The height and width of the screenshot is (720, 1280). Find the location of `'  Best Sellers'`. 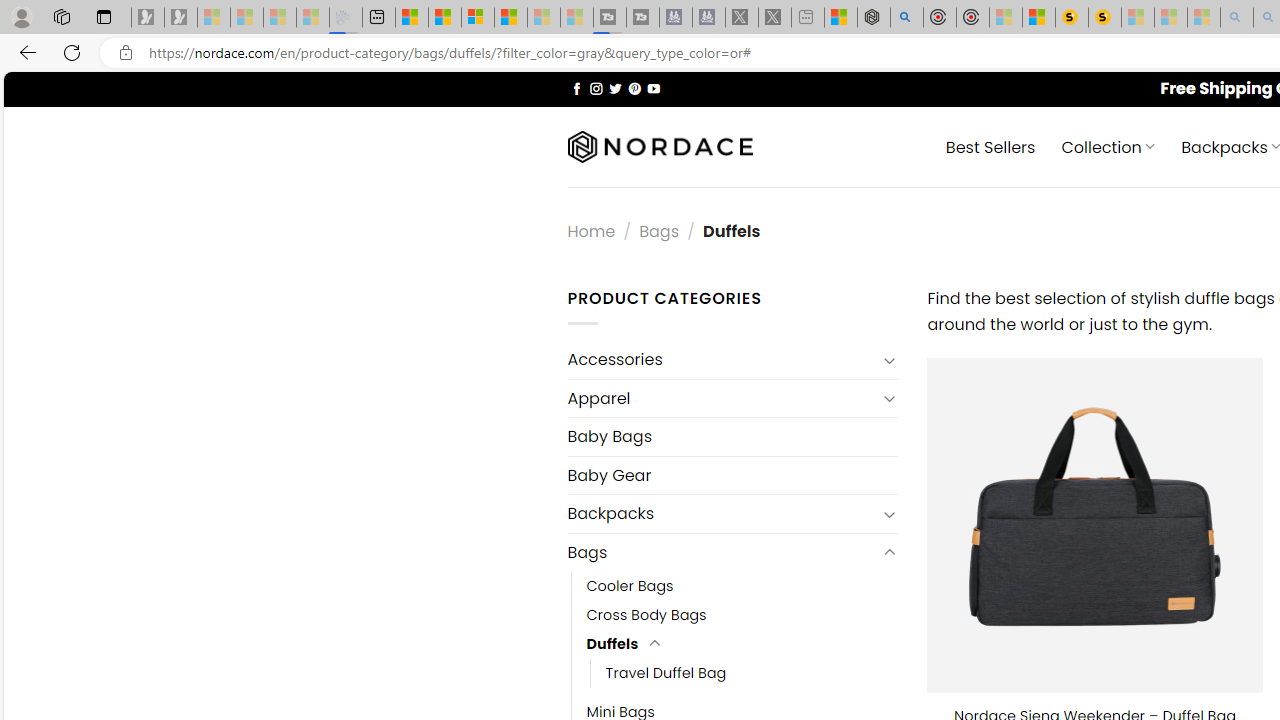

'  Best Sellers' is located at coordinates (990, 145).